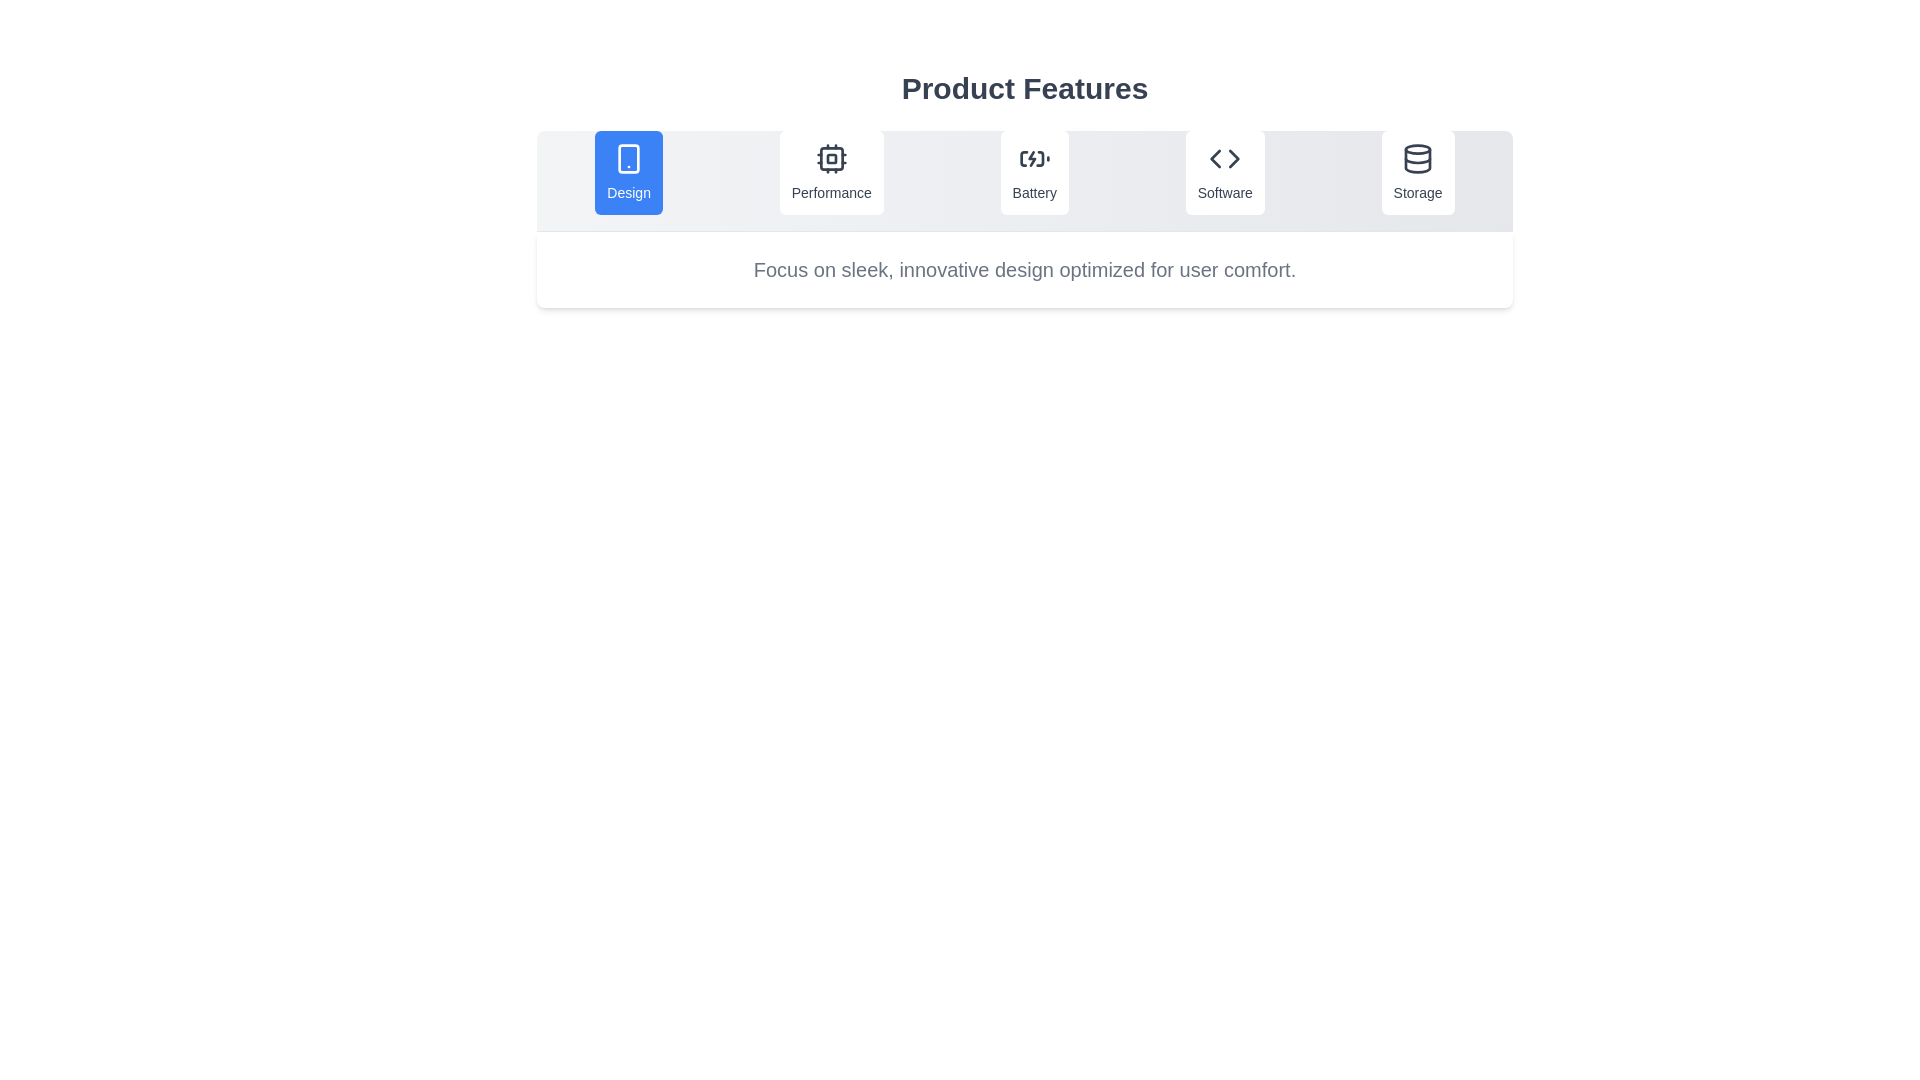 This screenshot has height=1080, width=1920. I want to click on the tab labeled Battery to switch to it, so click(1034, 172).